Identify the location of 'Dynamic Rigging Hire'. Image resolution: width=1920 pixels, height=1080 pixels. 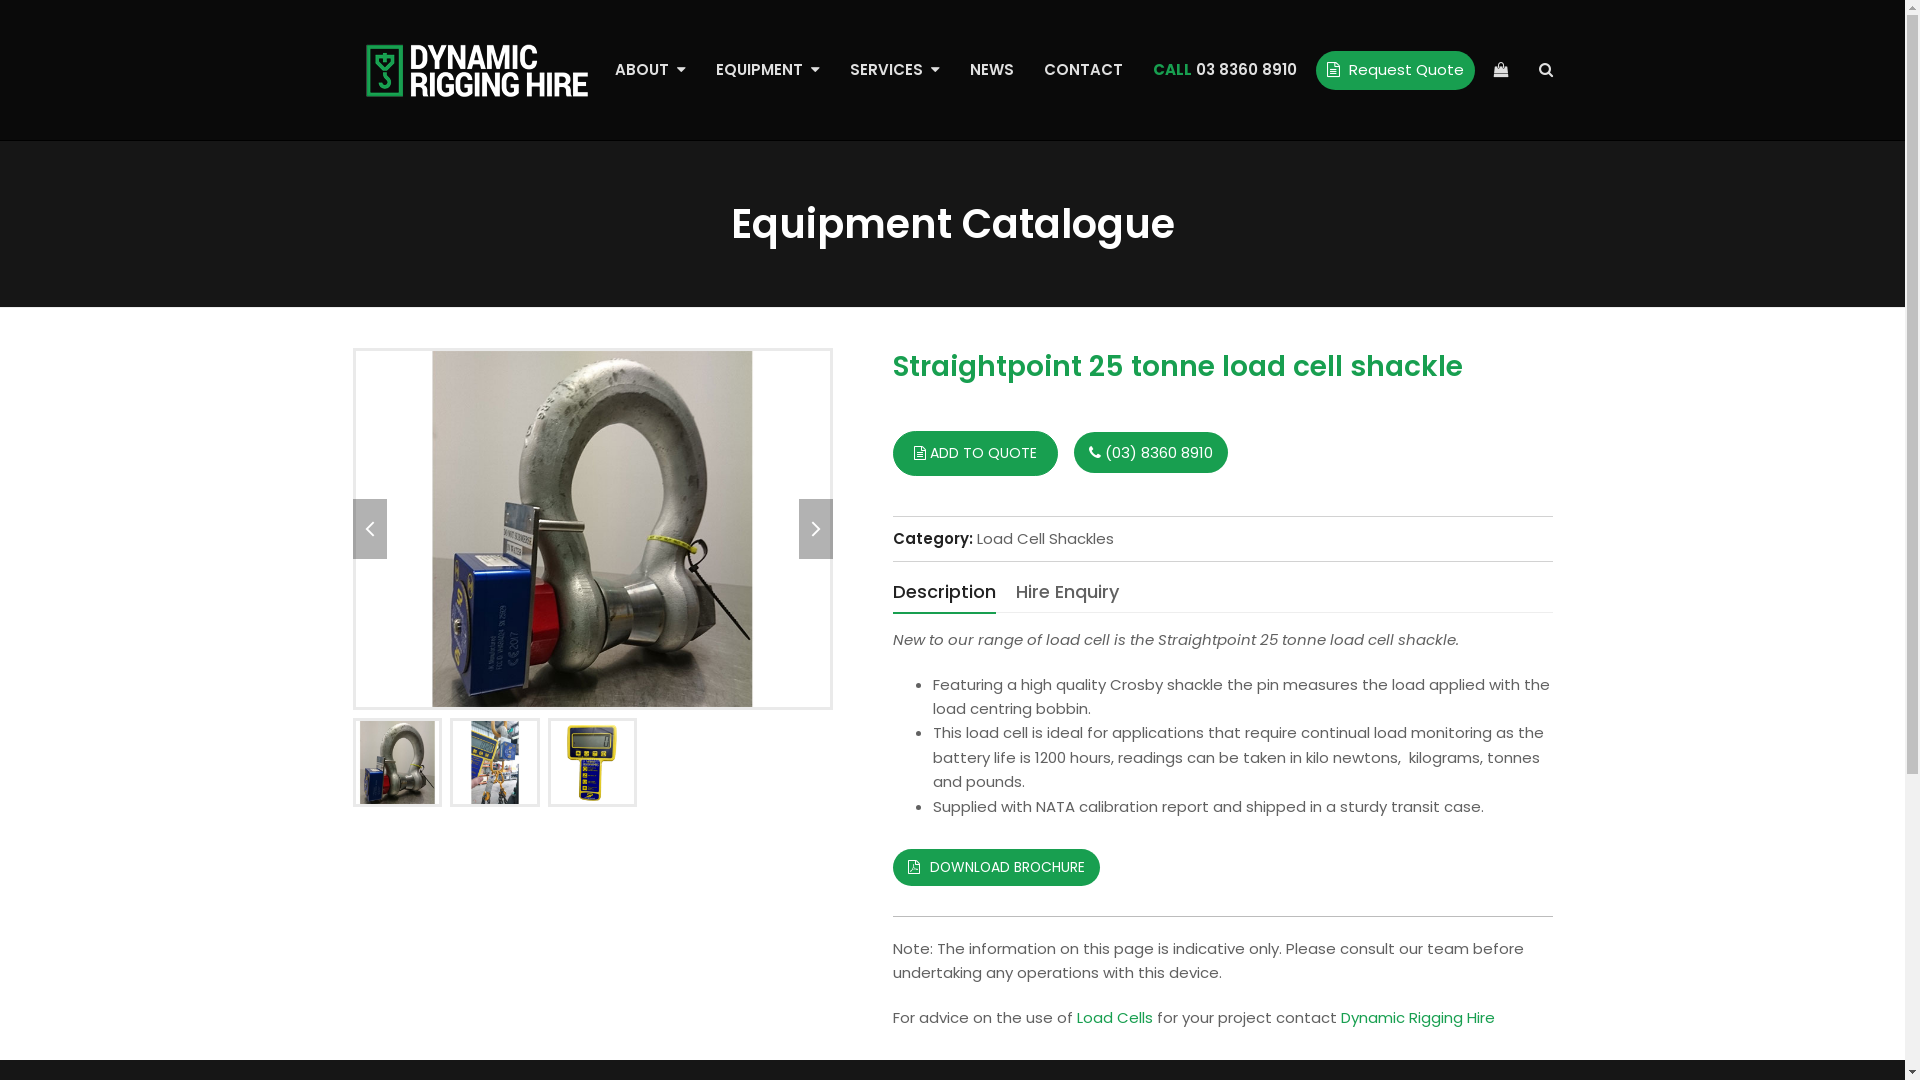
(1415, 1017).